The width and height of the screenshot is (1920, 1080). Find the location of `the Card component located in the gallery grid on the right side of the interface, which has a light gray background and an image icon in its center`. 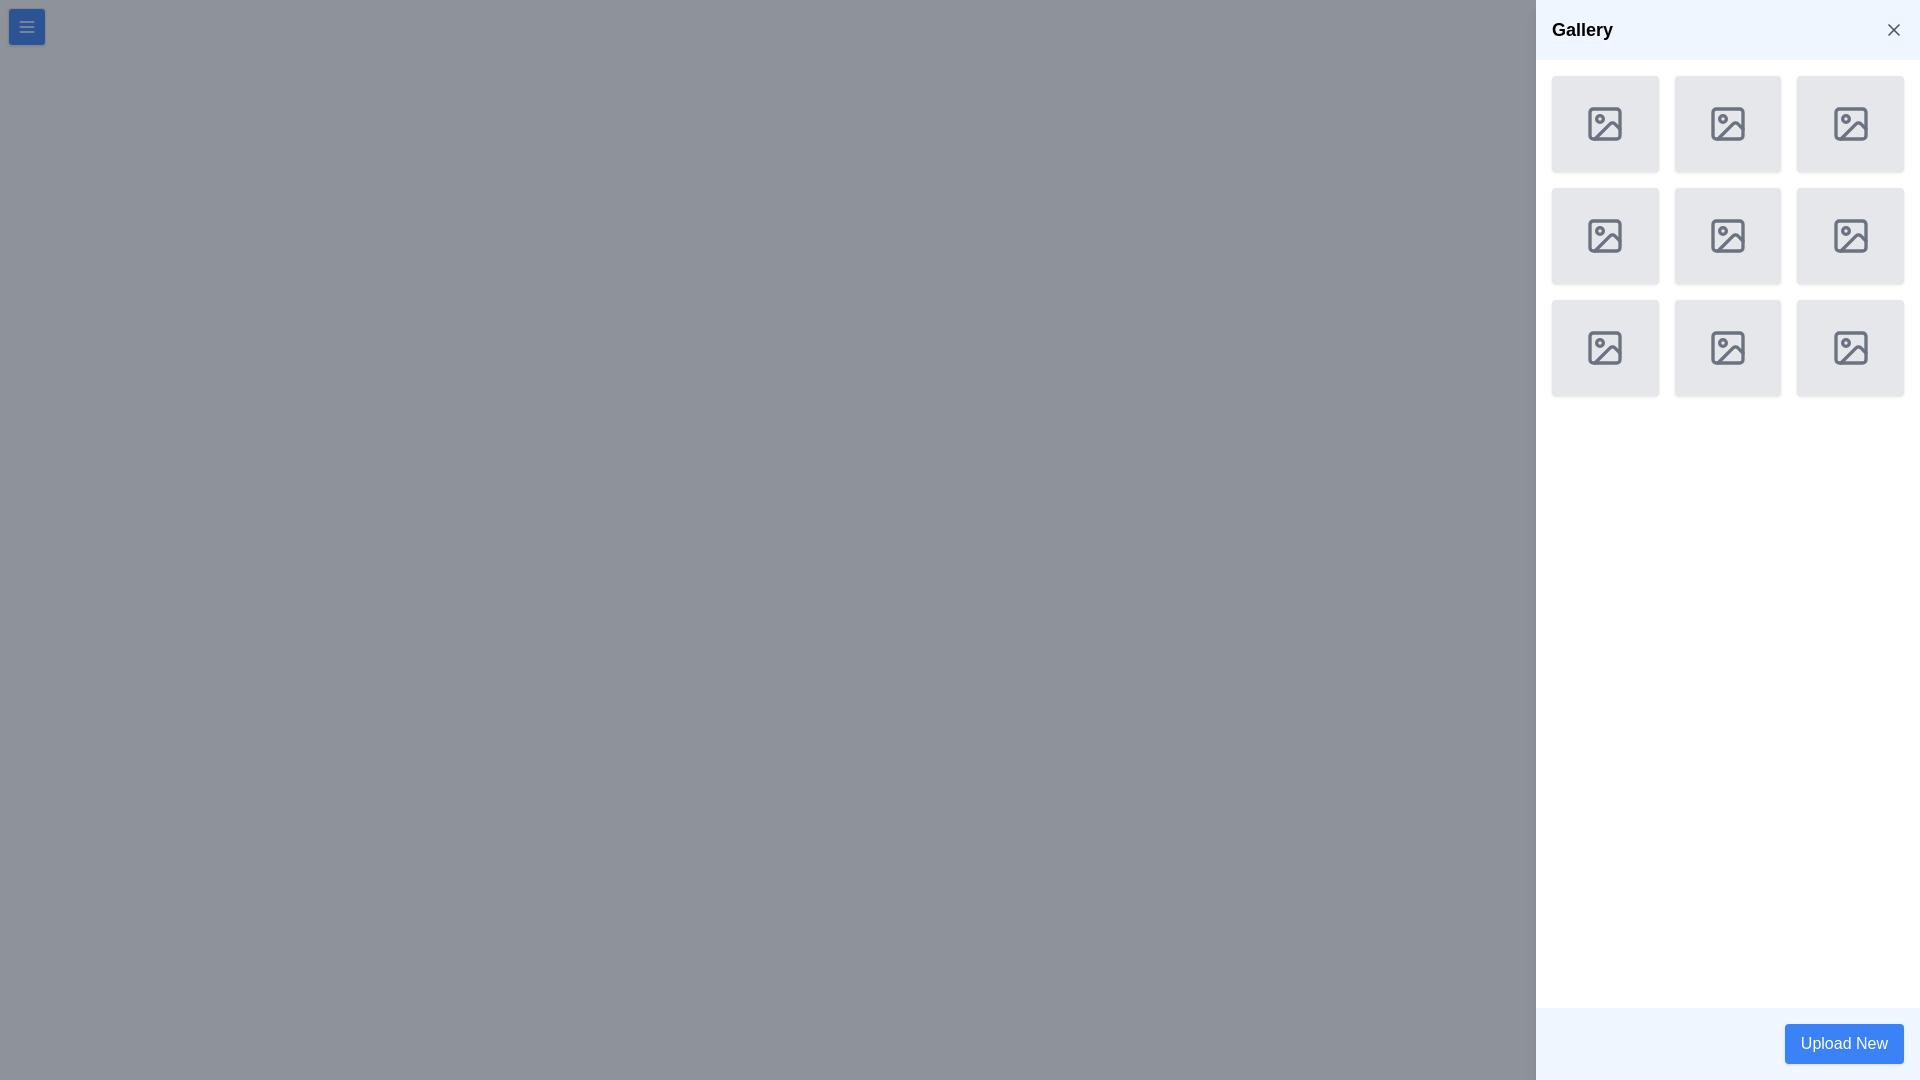

the Card component located in the gallery grid on the right side of the interface, which has a light gray background and an image icon in its center is located at coordinates (1727, 346).